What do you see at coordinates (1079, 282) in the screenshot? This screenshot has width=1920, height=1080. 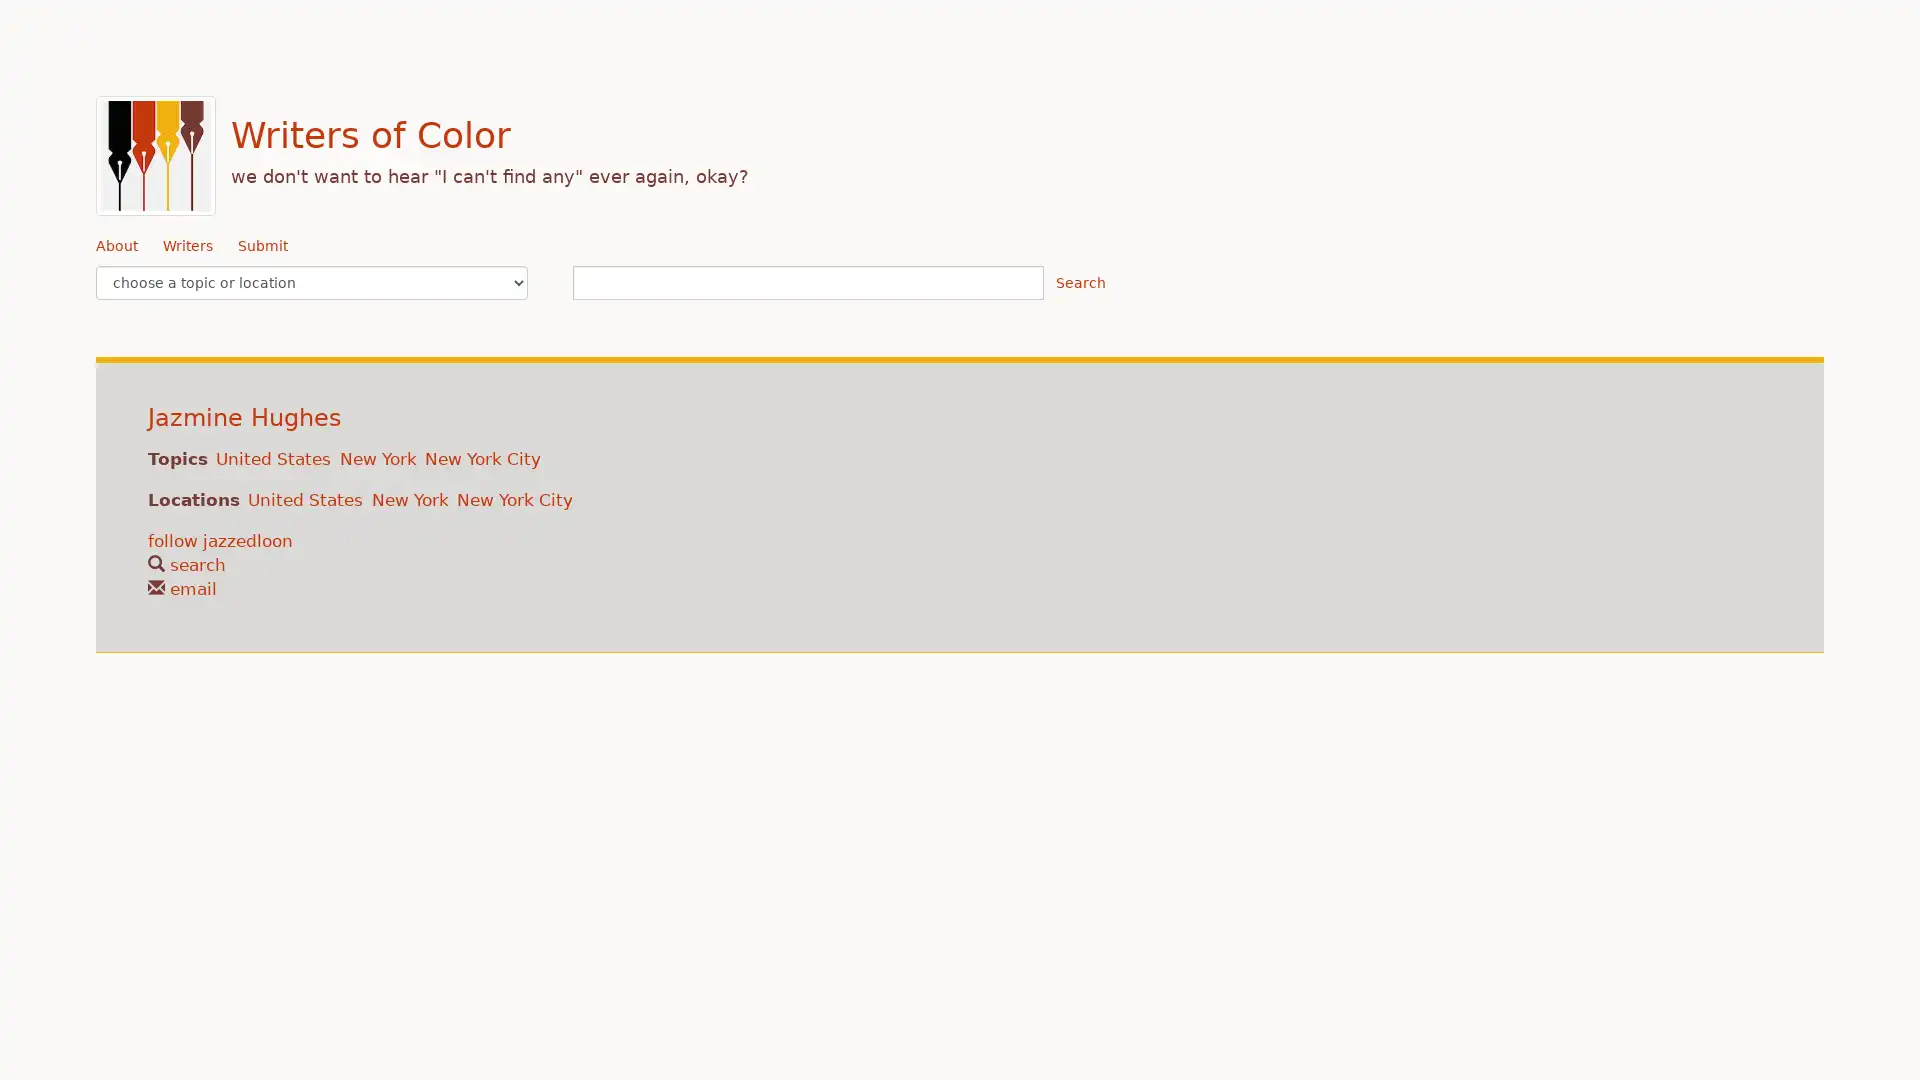 I see `Search` at bounding box center [1079, 282].